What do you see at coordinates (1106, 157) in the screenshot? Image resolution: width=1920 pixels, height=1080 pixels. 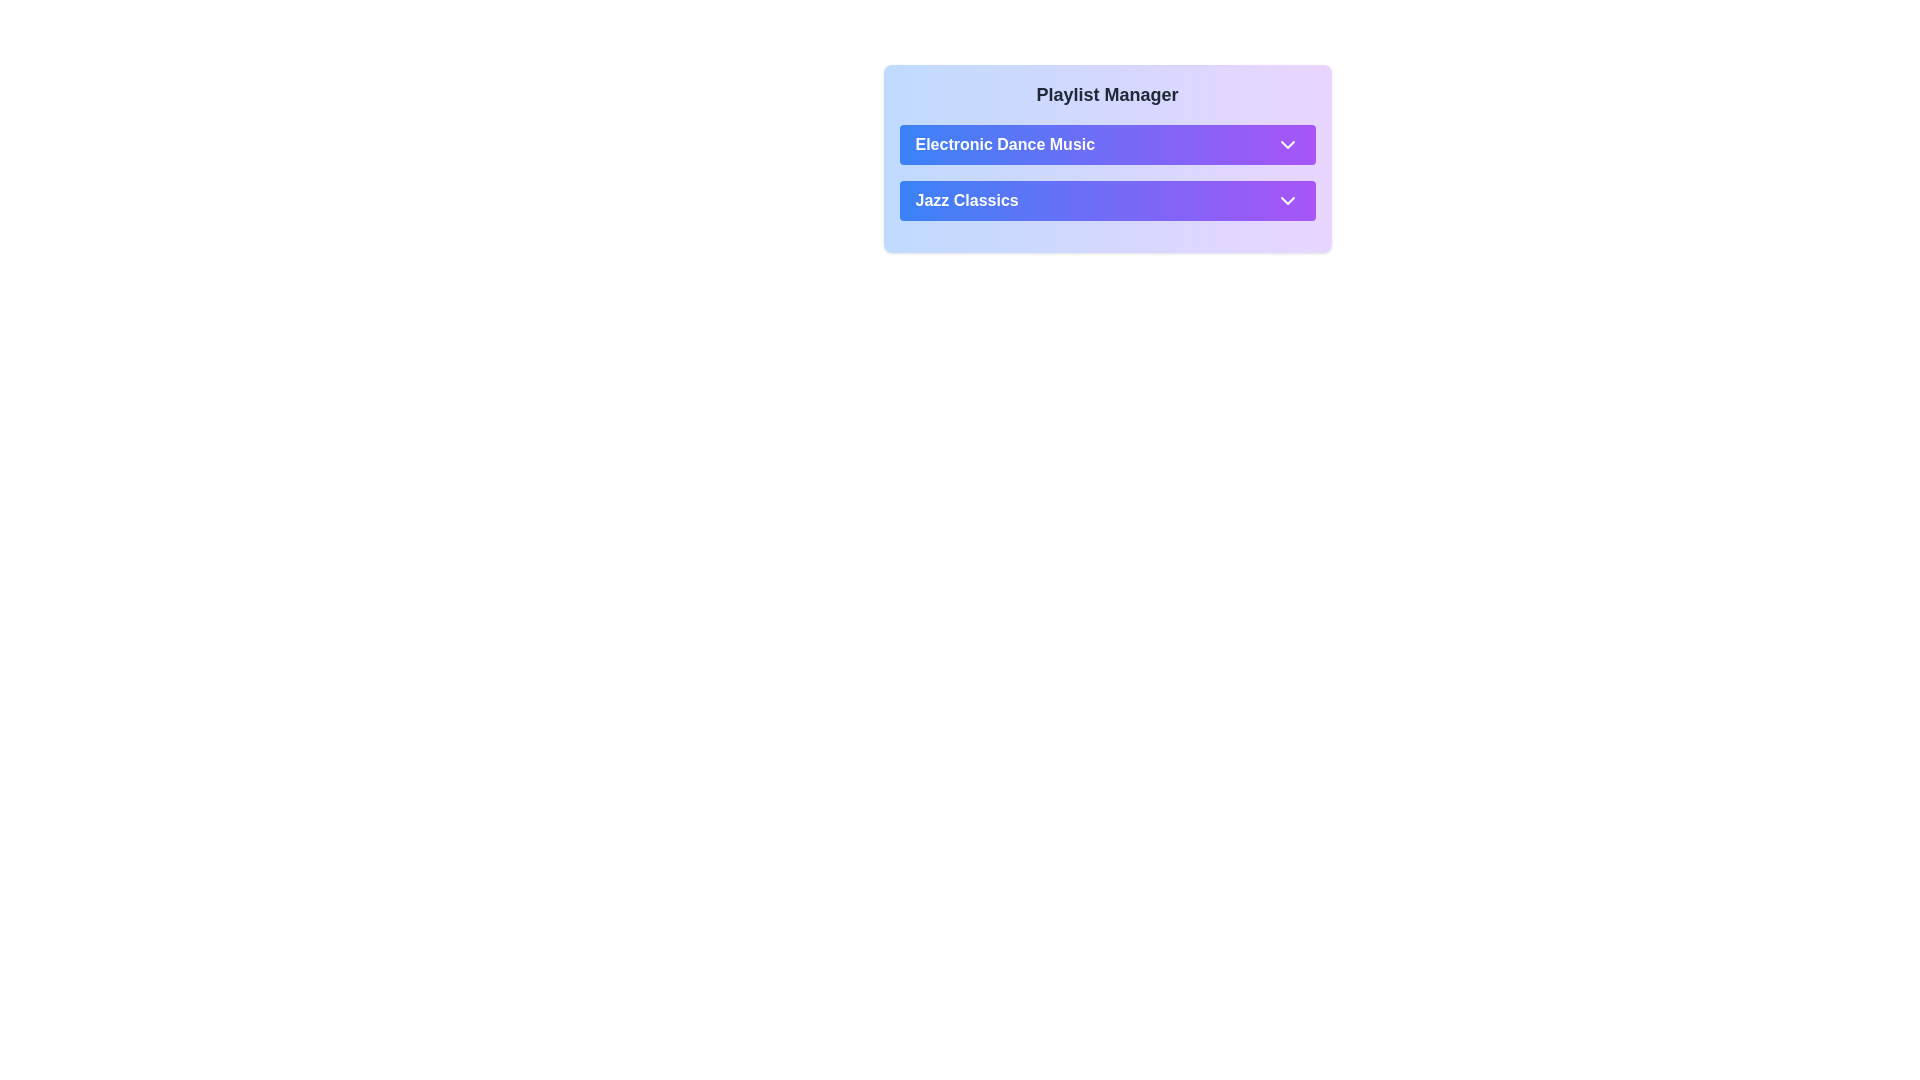 I see `the first selectable item in the playlist management UI, which is represented by a text with a dropdown icon` at bounding box center [1106, 157].